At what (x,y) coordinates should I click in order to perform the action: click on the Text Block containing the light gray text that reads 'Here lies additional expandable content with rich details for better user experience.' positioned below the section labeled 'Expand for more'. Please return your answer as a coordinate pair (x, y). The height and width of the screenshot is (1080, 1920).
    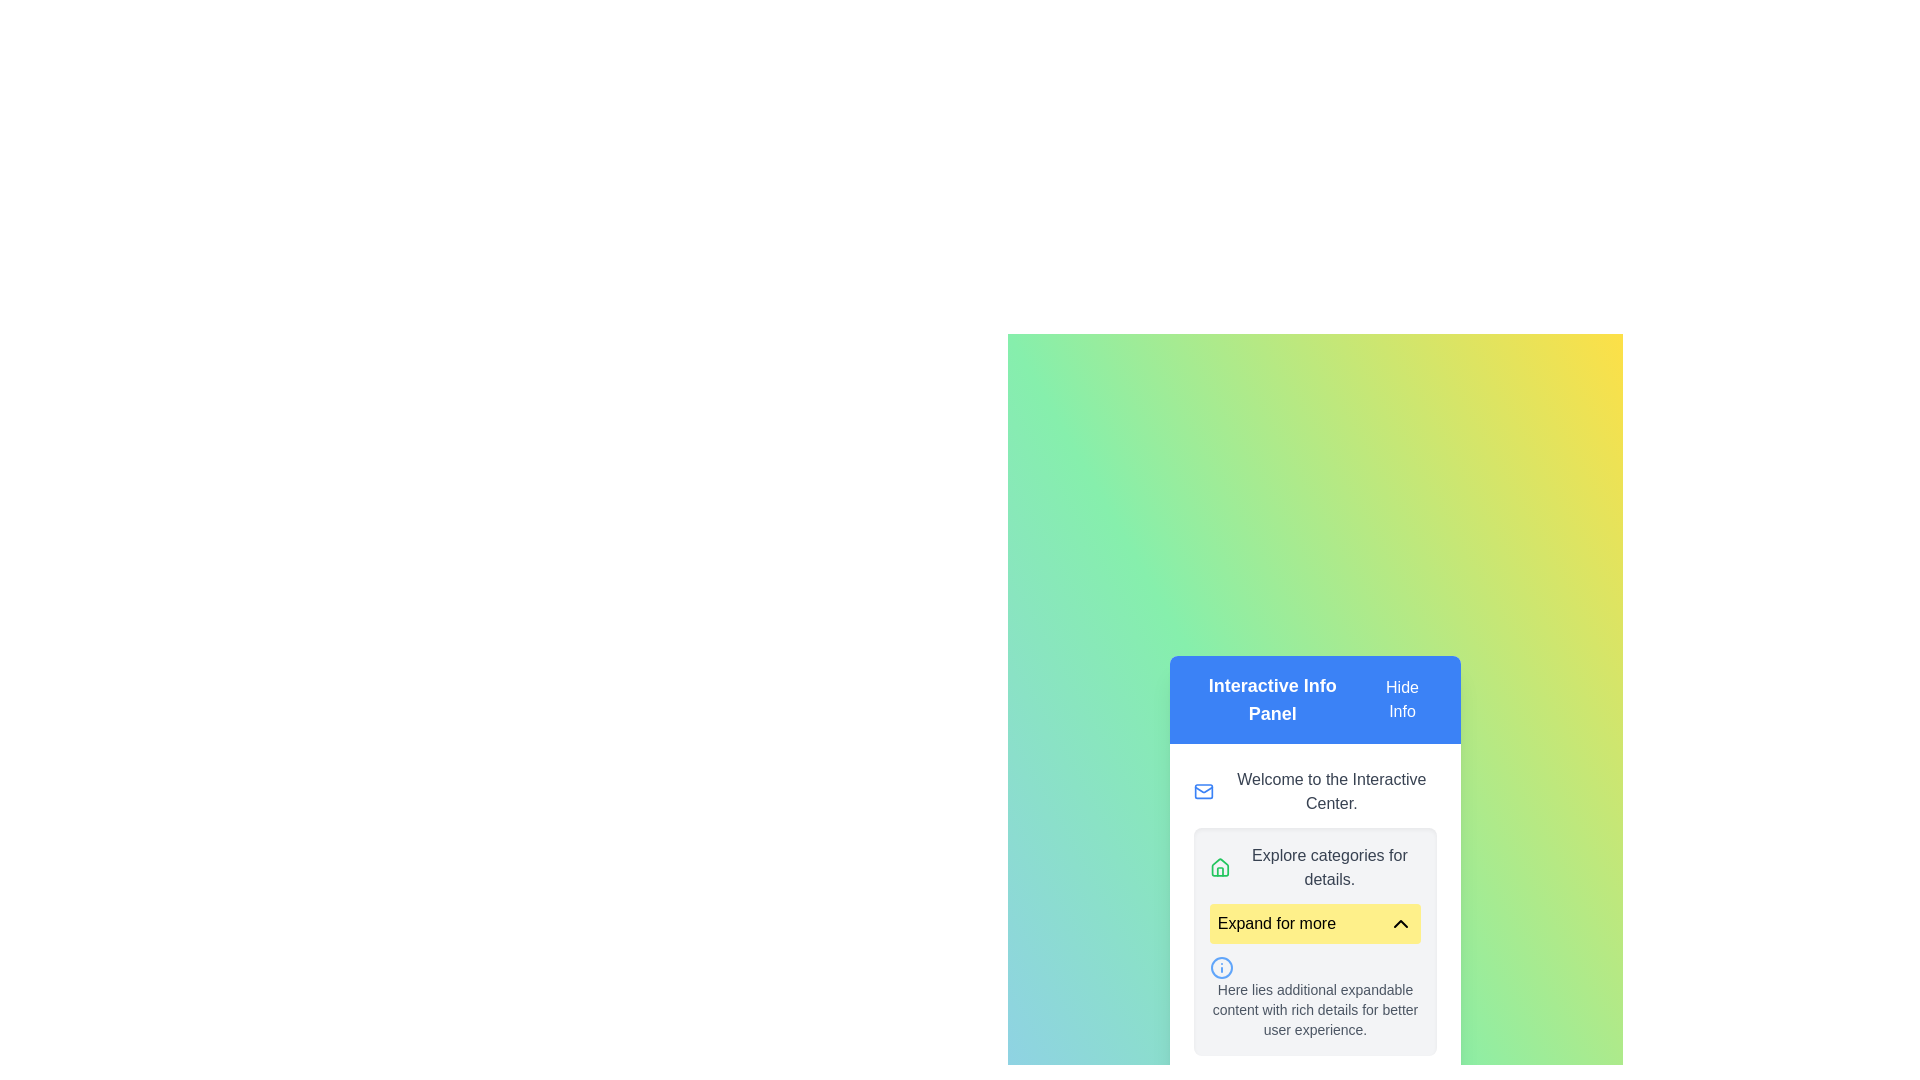
    Looking at the image, I should click on (1315, 1010).